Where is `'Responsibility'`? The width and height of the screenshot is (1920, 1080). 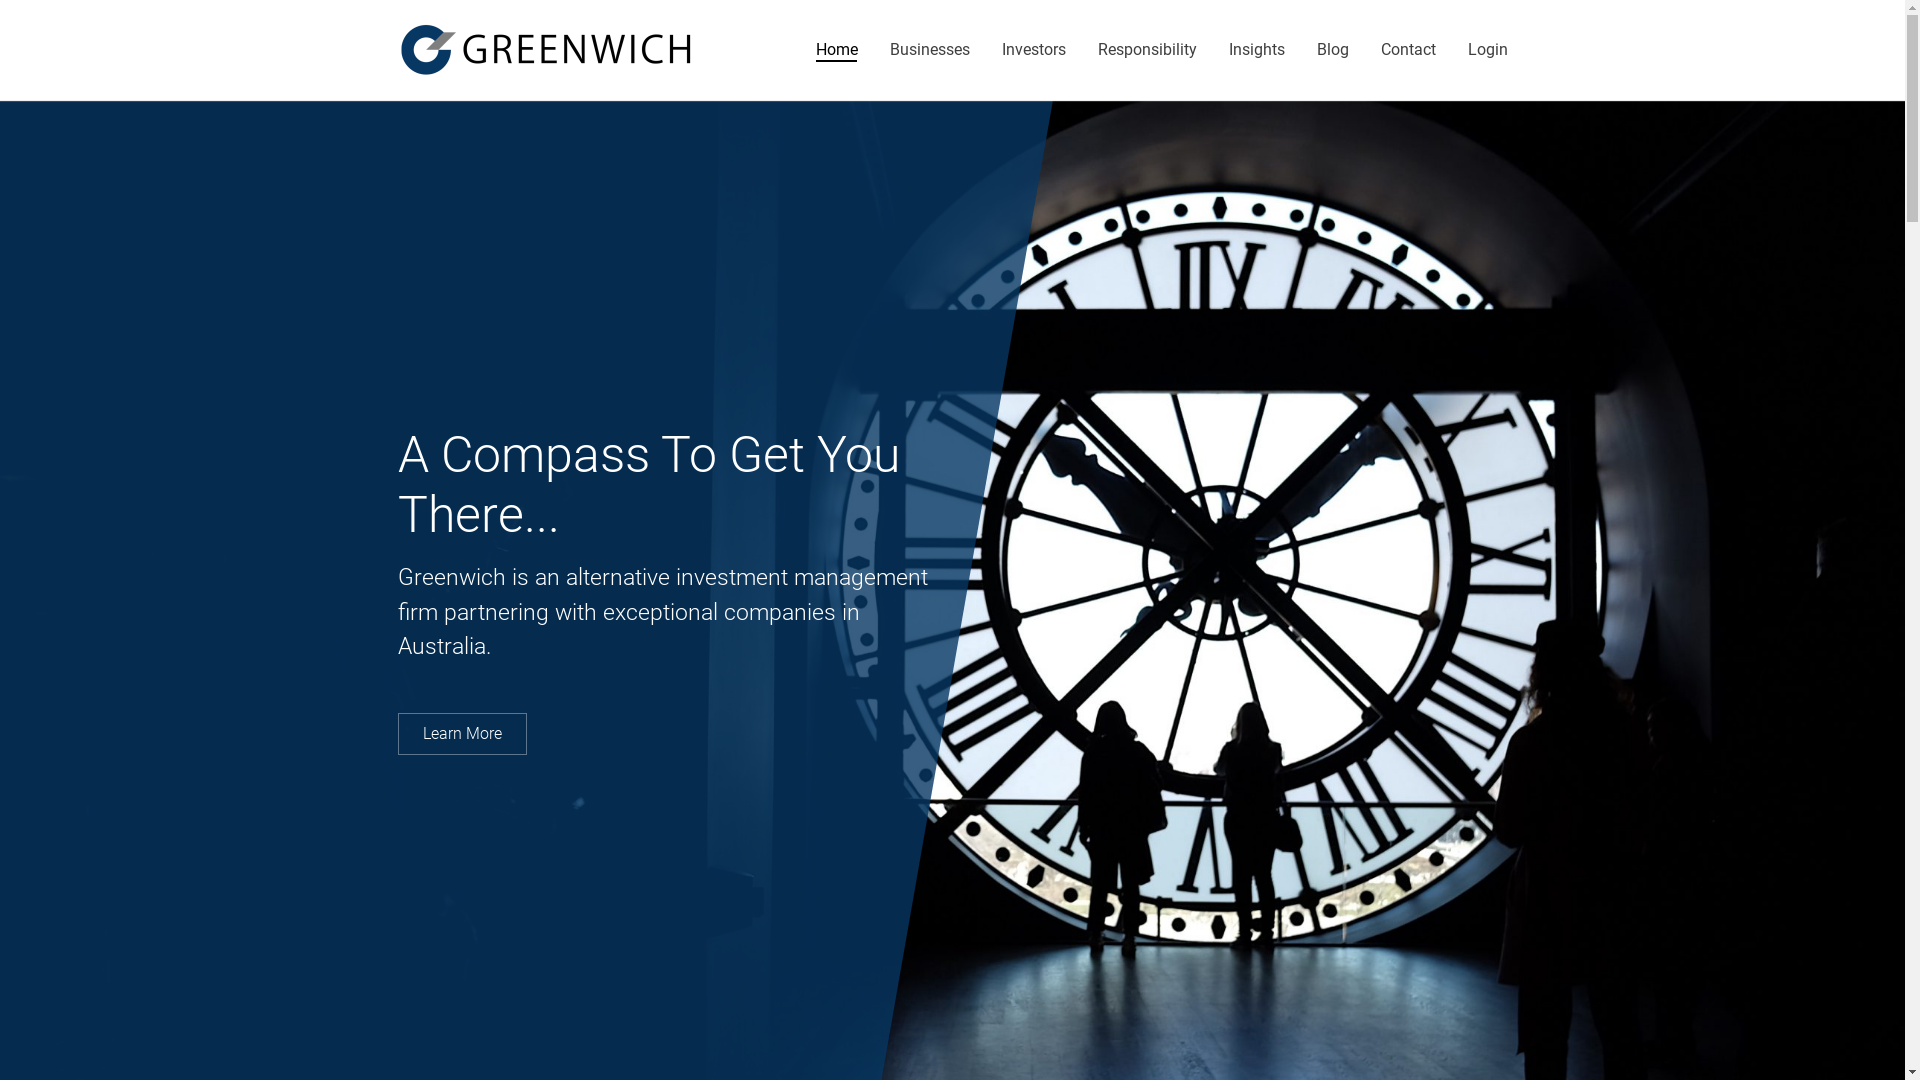 'Responsibility' is located at coordinates (1147, 49).